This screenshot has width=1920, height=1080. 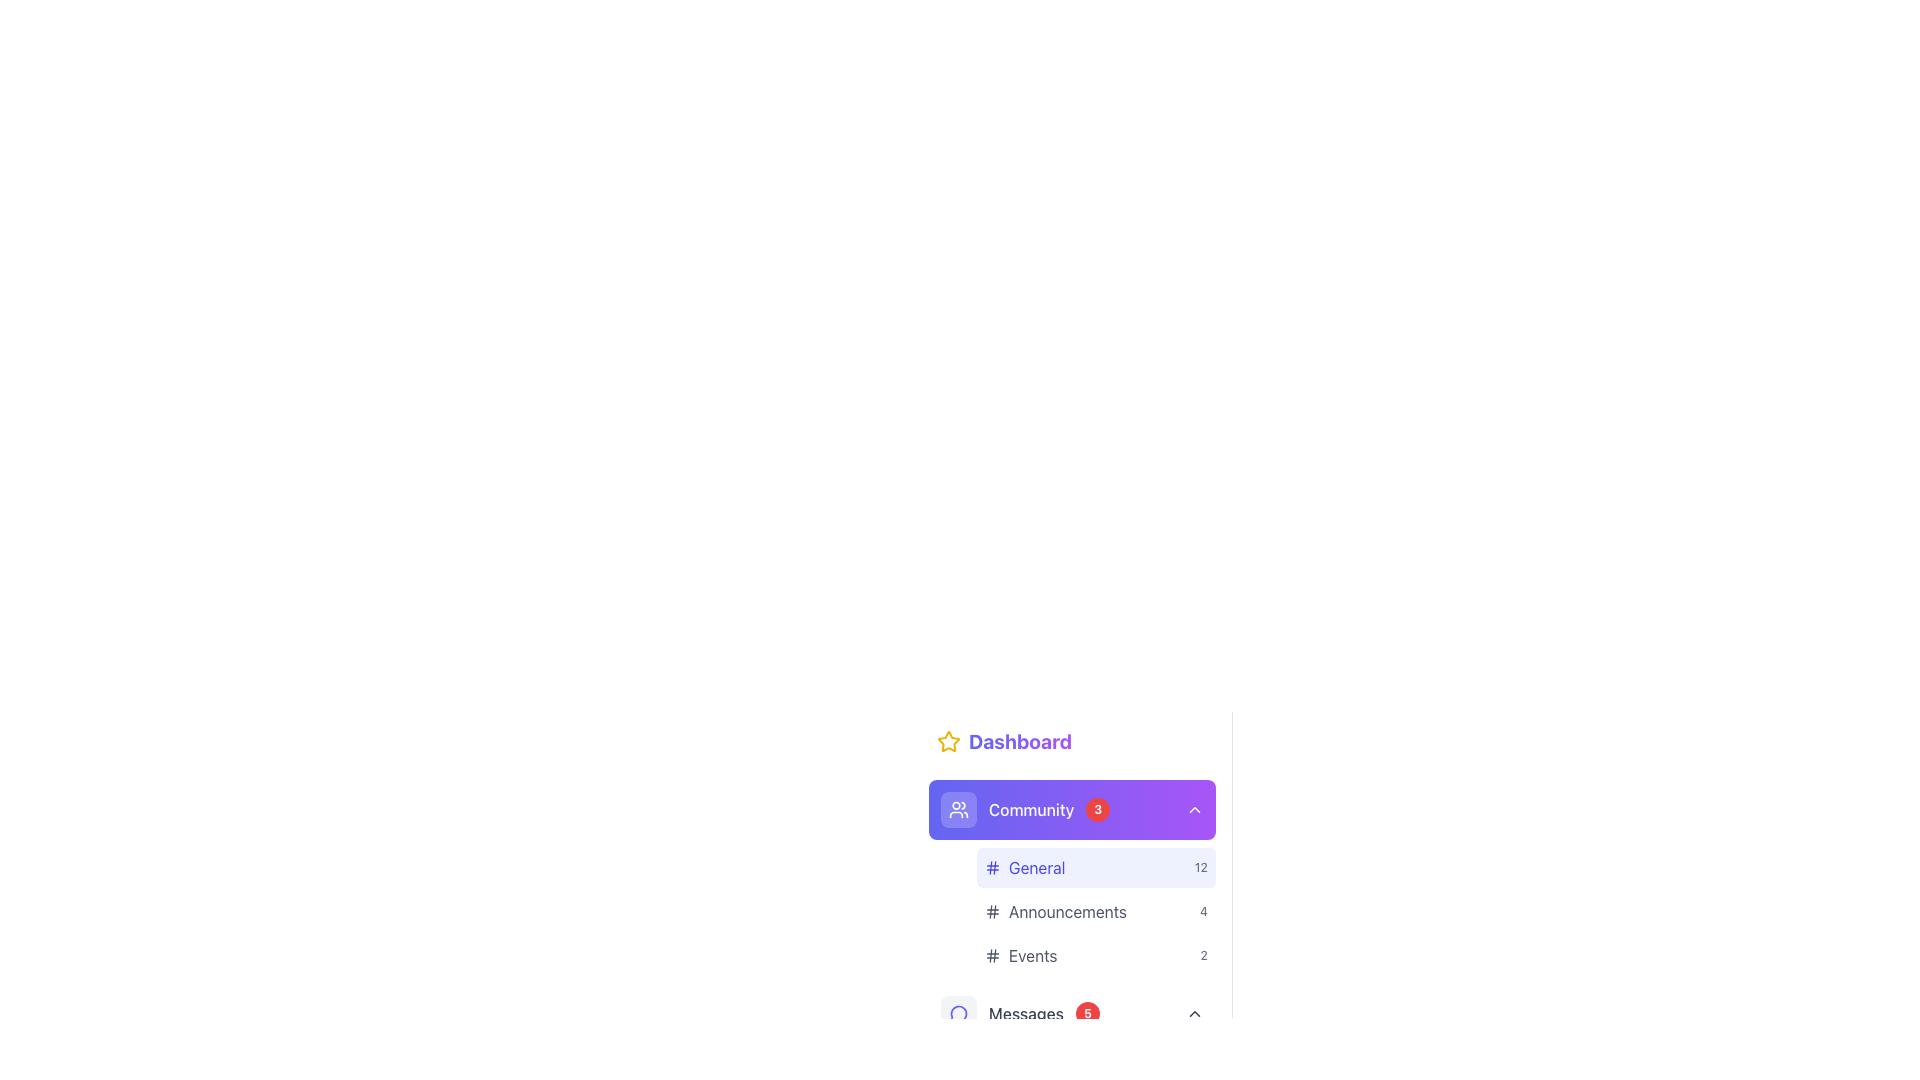 What do you see at coordinates (958, 810) in the screenshot?
I see `the Community icon button located in the sidebar navigation menu, which serves as a visual cue for the Community section` at bounding box center [958, 810].